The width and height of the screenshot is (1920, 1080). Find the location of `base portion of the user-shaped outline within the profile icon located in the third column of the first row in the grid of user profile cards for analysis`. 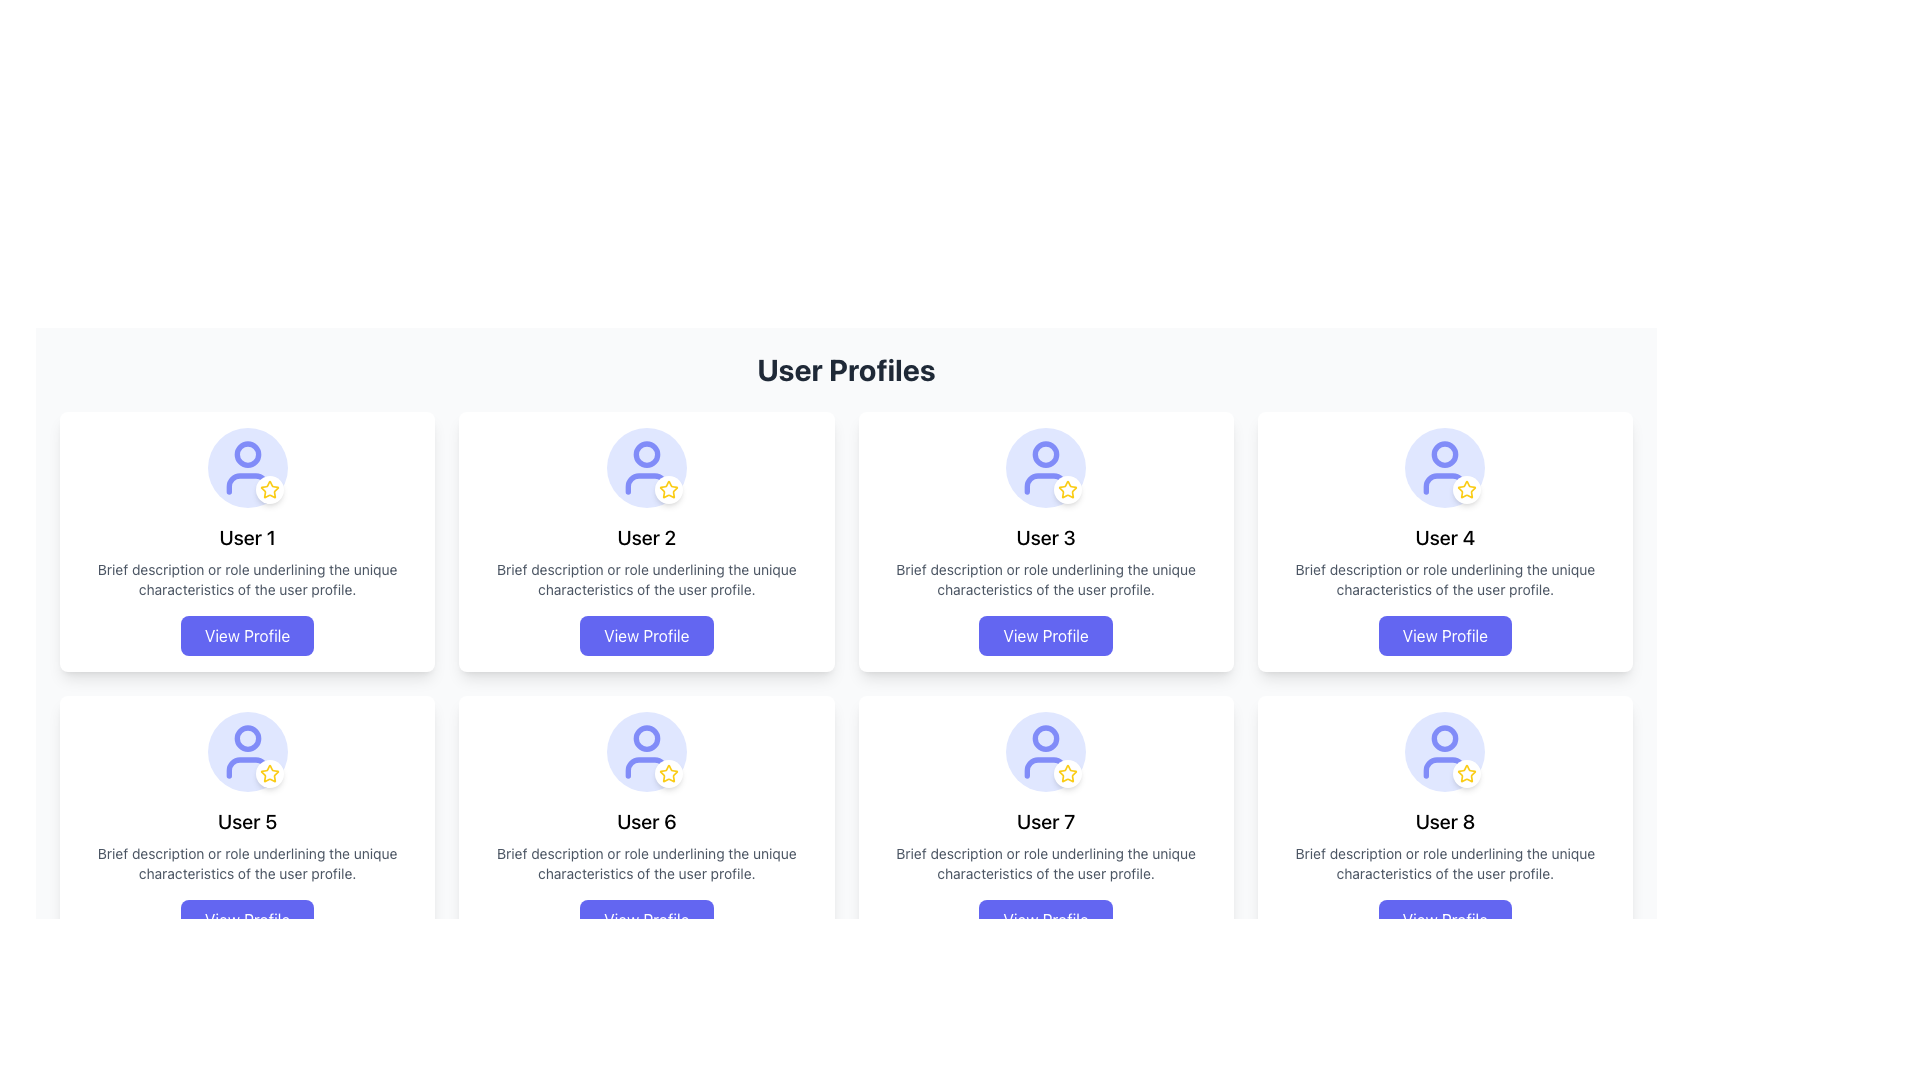

base portion of the user-shaped outline within the profile icon located in the third column of the first row in the grid of user profile cards for analysis is located at coordinates (1045, 483).